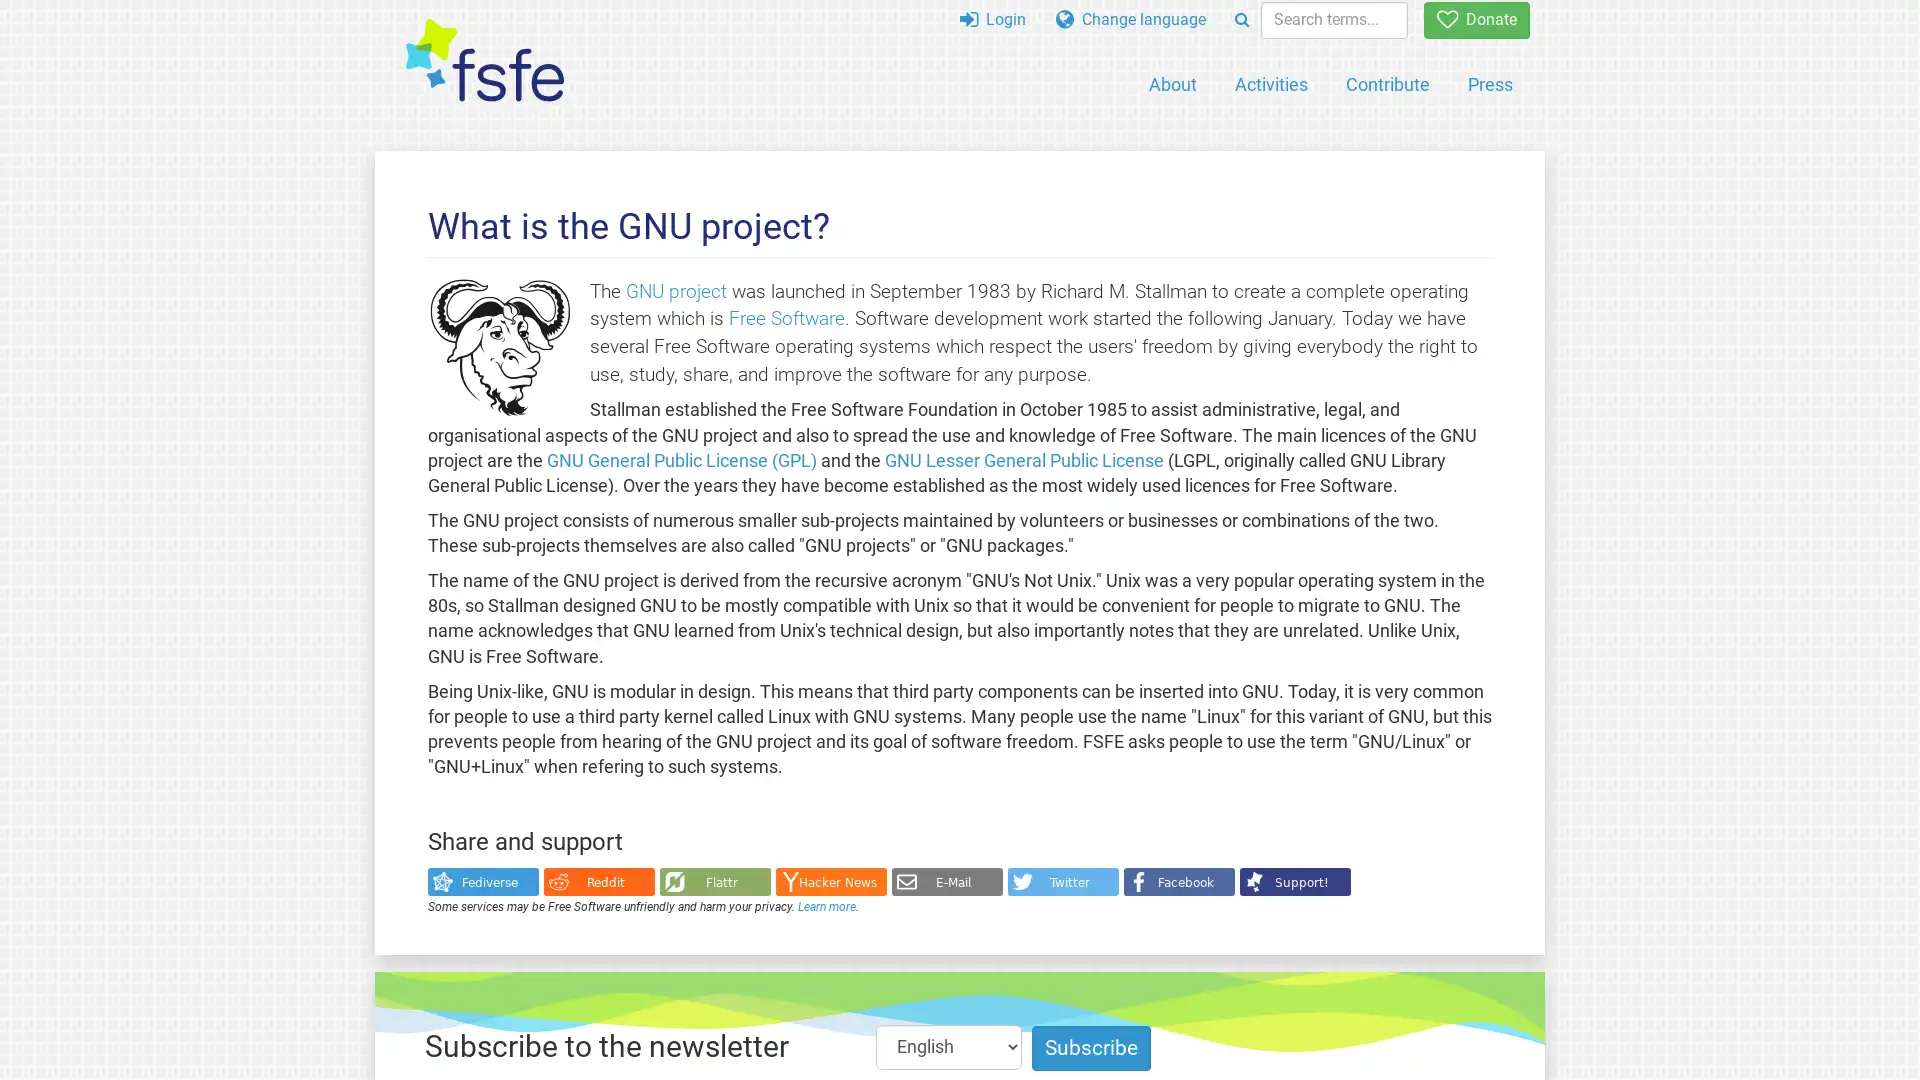  What do you see at coordinates (714, 881) in the screenshot?
I see `Flattr` at bounding box center [714, 881].